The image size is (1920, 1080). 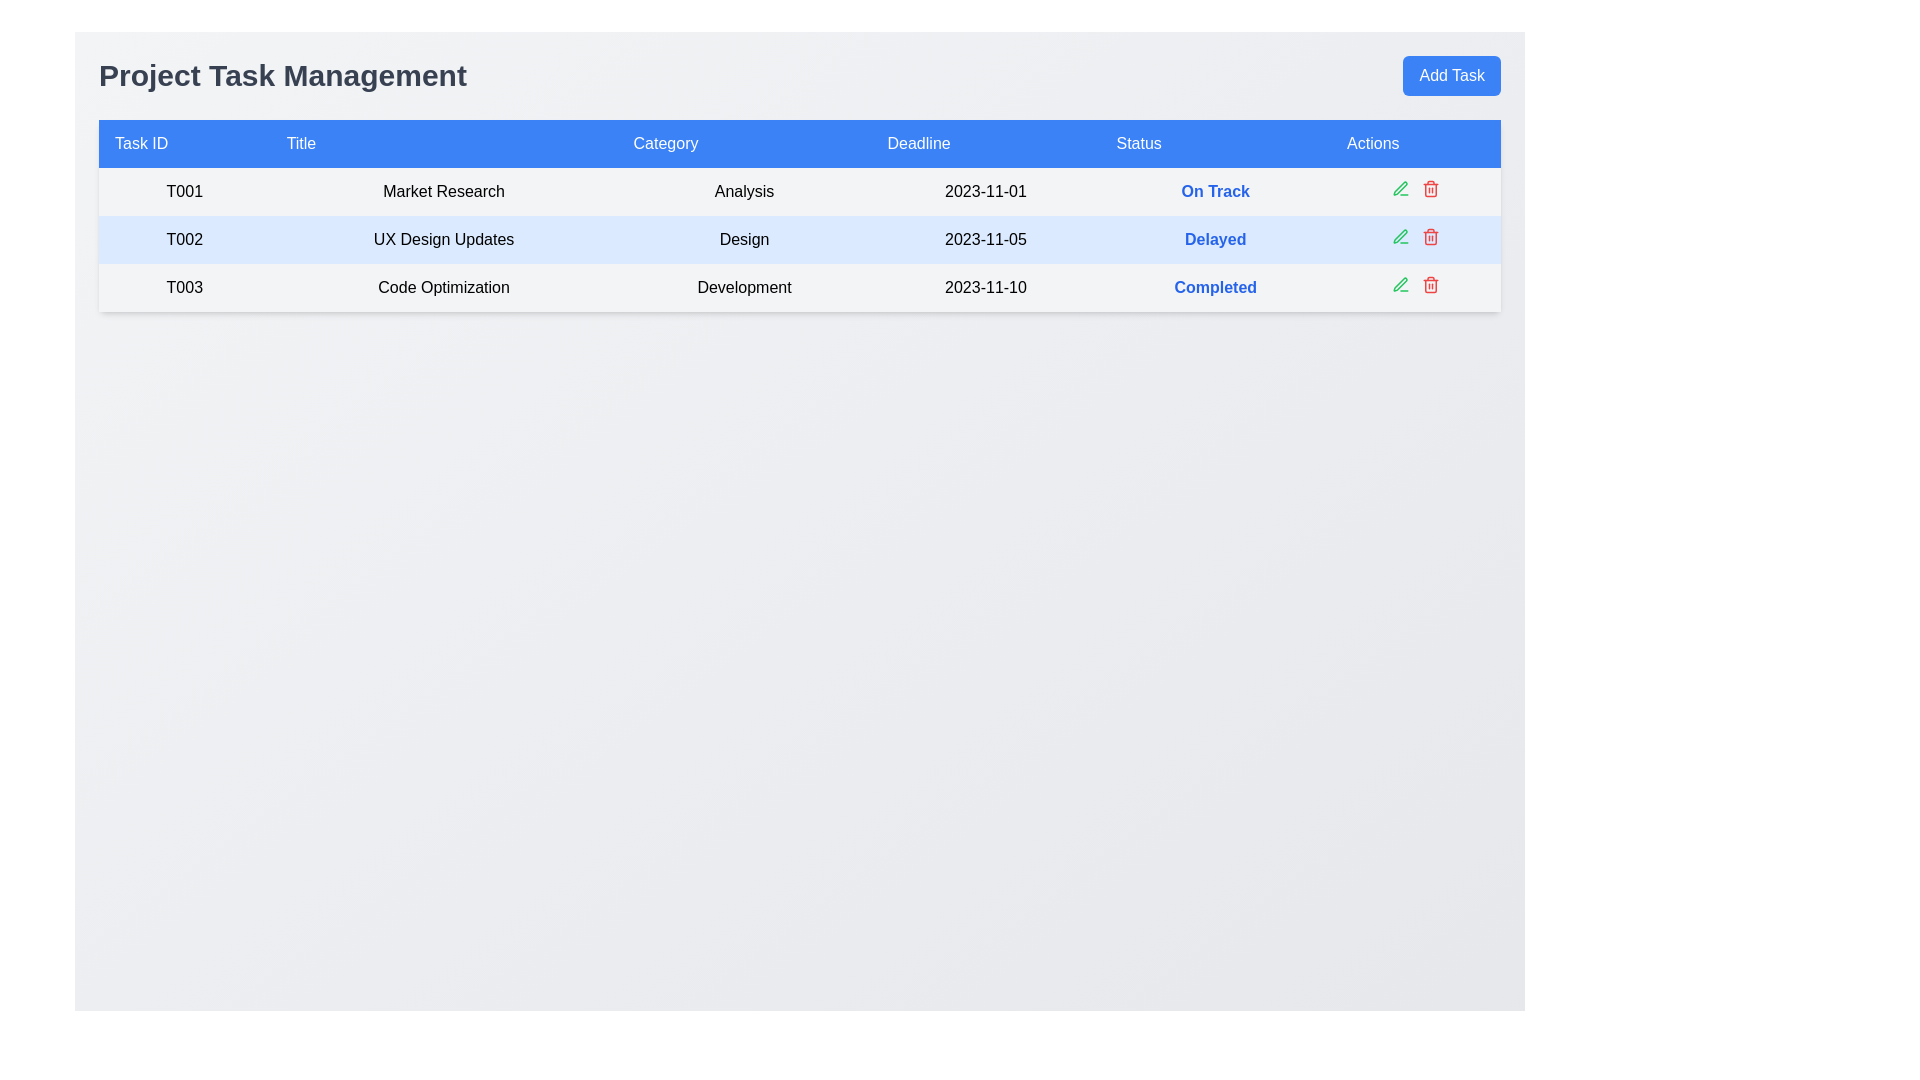 What do you see at coordinates (184, 288) in the screenshot?
I see `the text node displaying the identifier 'T003' located in the third row of the table under the 'Task ID' column` at bounding box center [184, 288].